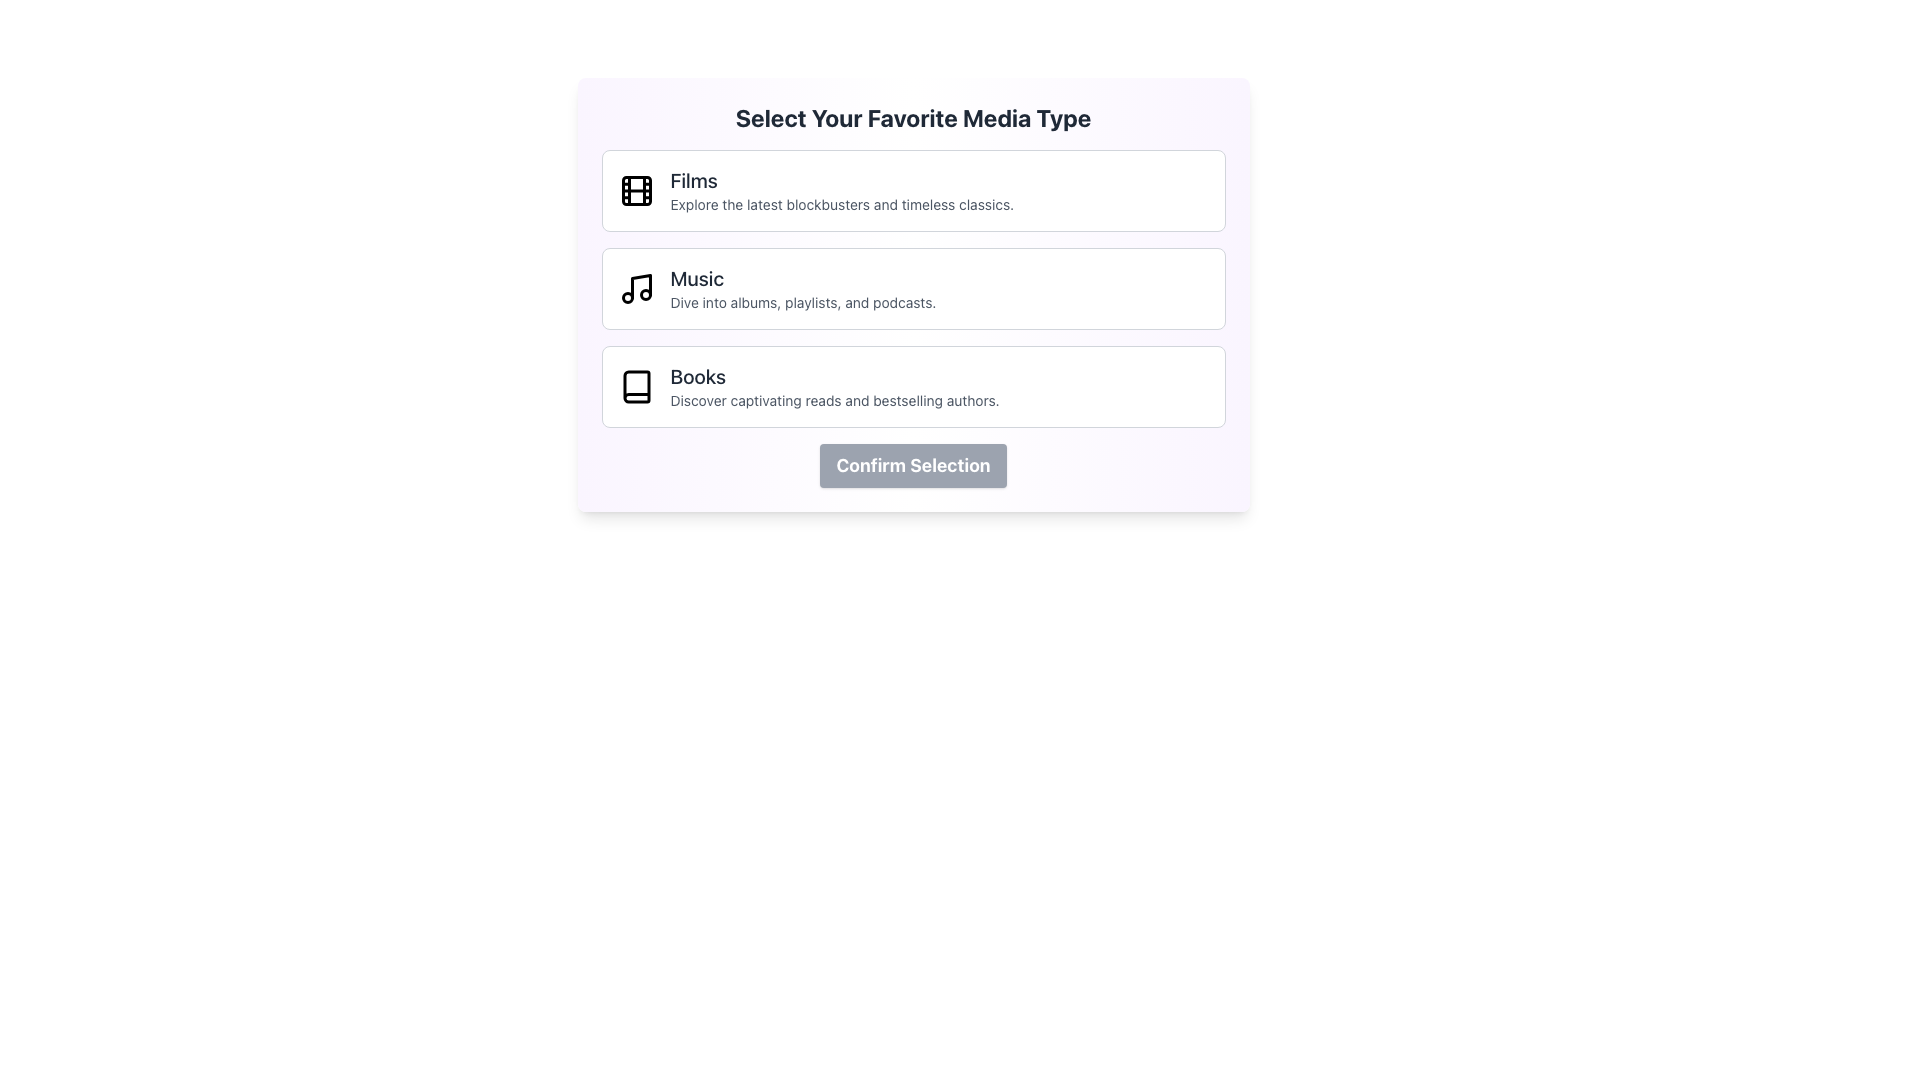  I want to click on text block titled 'Films' which consists of a bold title and a descriptive text aligned to the left within a bordered card, so click(842, 191).